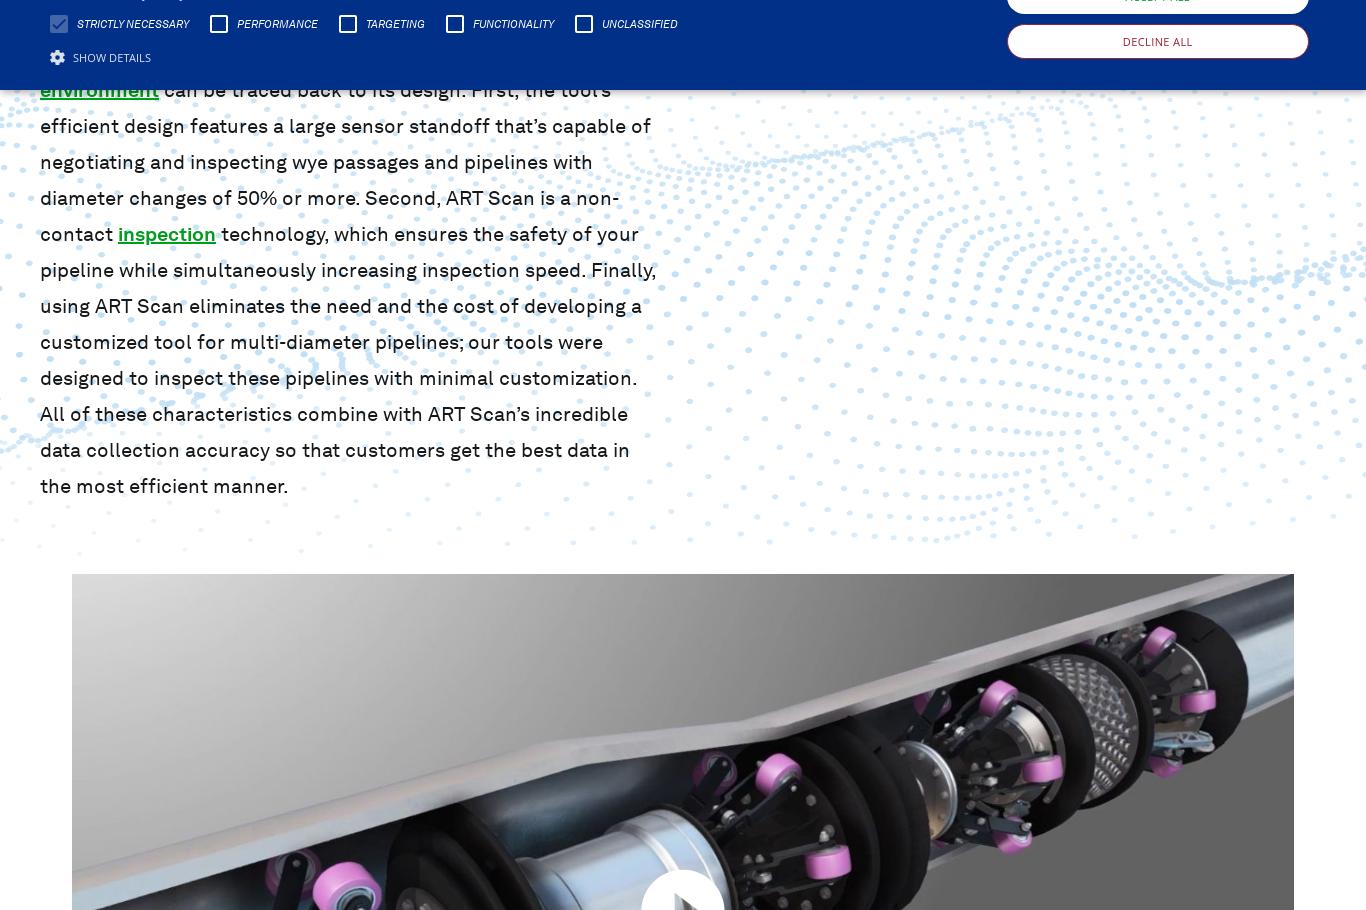 This screenshot has width=1366, height=910. I want to click on 'environment', so click(40, 88).